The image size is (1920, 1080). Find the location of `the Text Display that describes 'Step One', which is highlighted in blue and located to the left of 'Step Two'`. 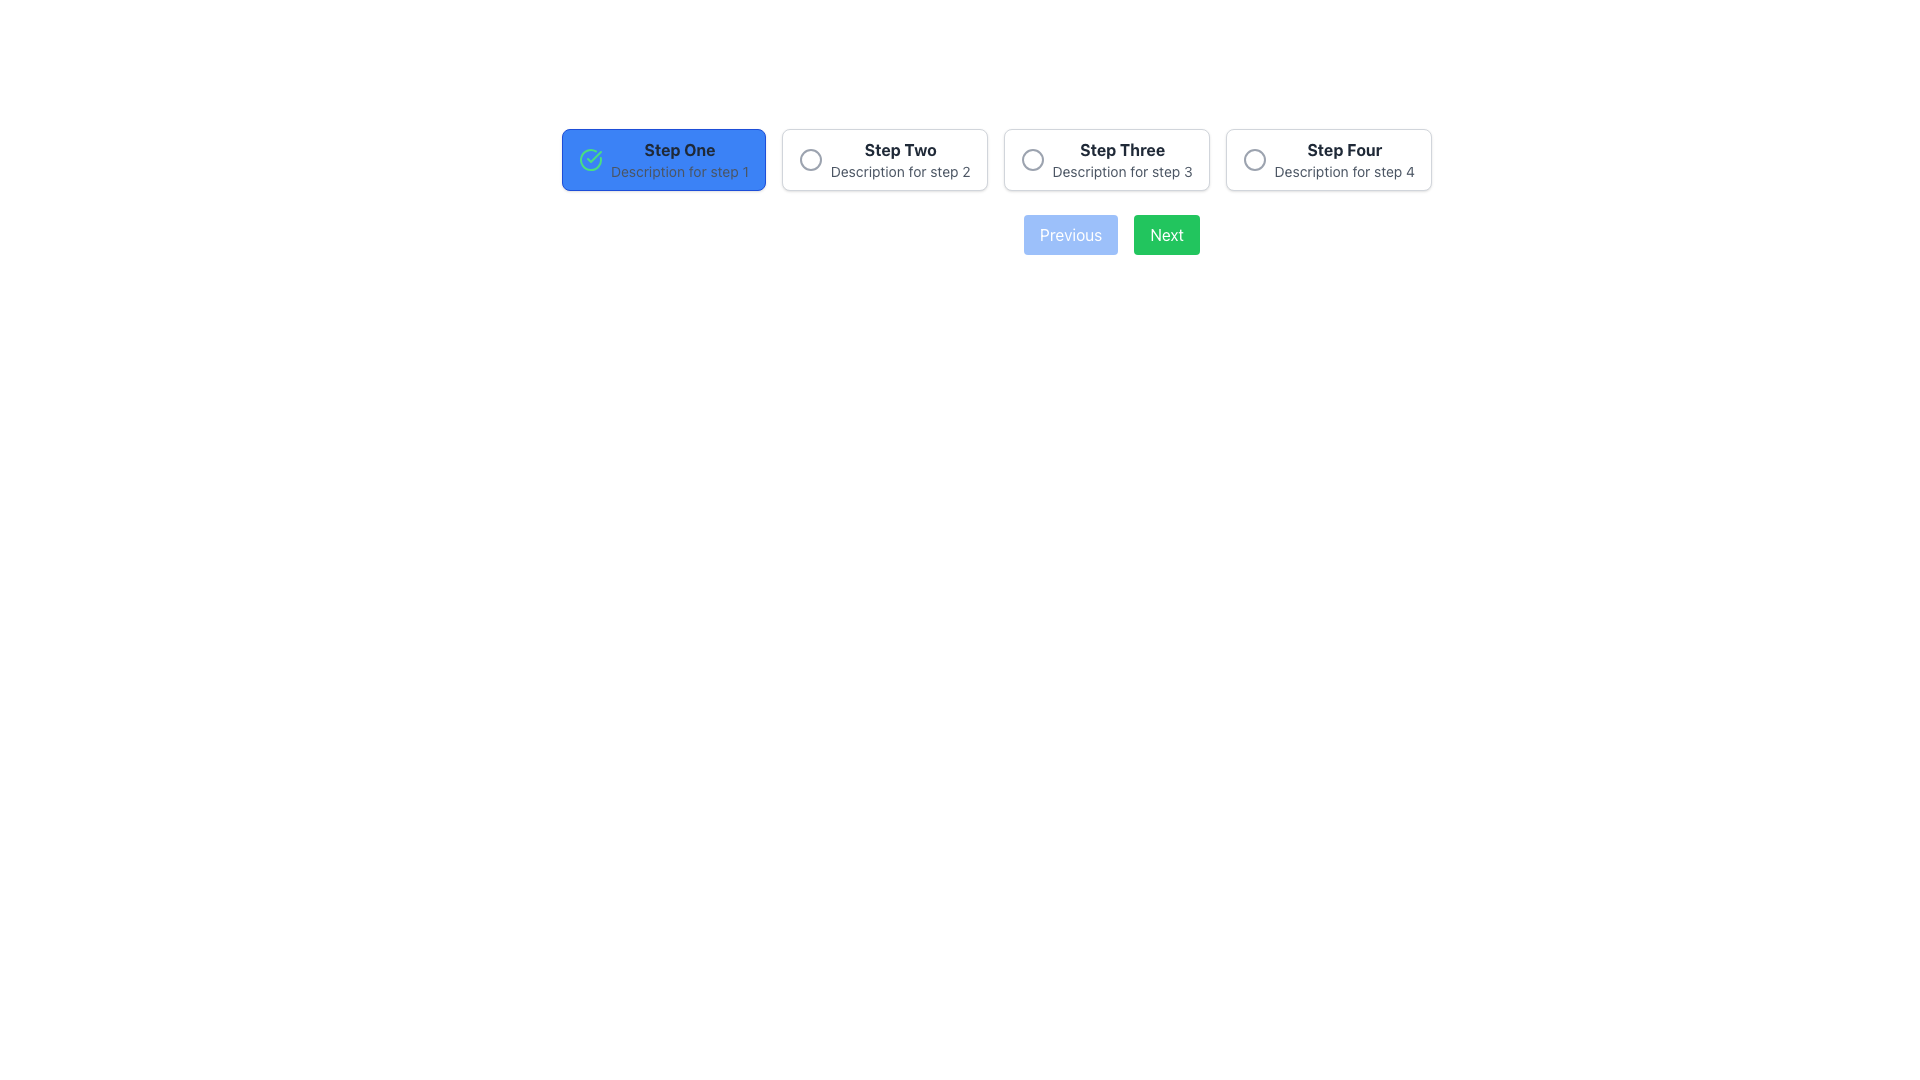

the Text Display that describes 'Step One', which is highlighted in blue and located to the left of 'Step Two' is located at coordinates (679, 158).